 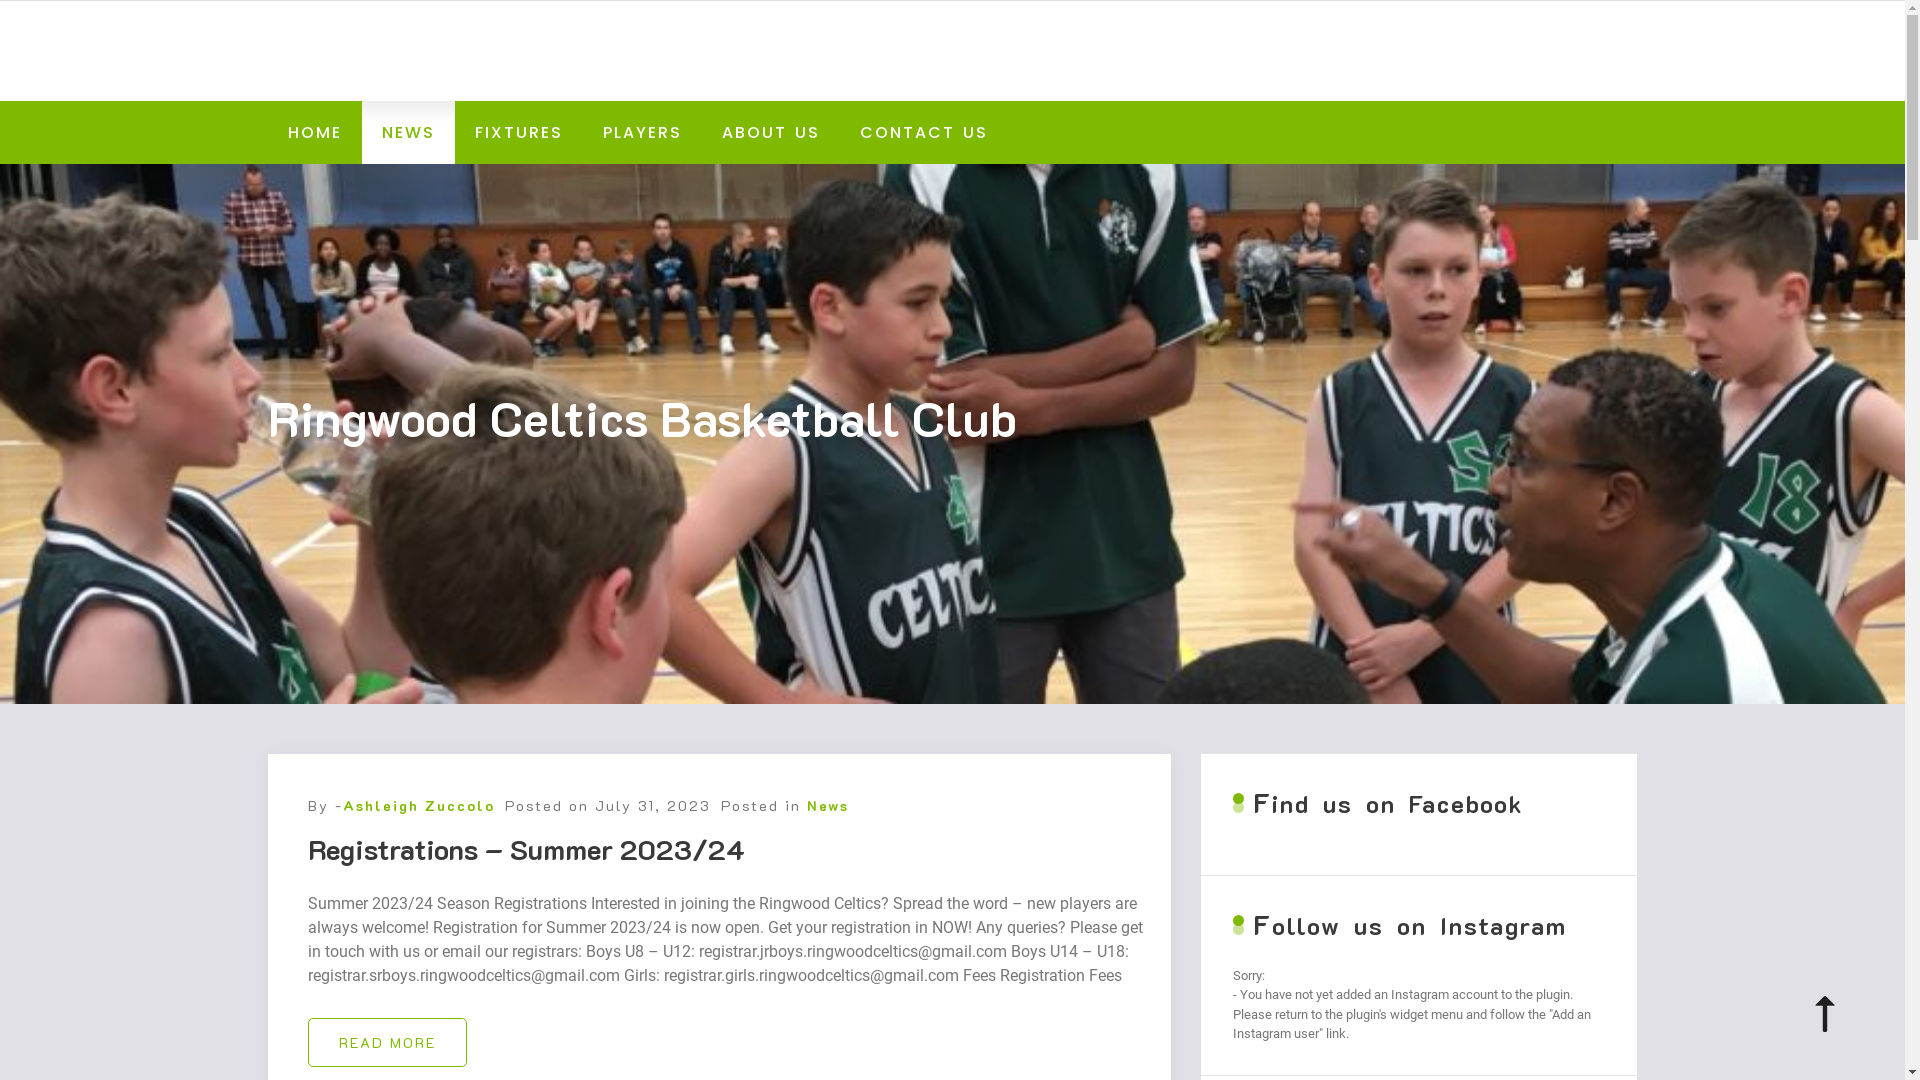 What do you see at coordinates (416, 804) in the screenshot?
I see `'Ashleigh Zuccolo'` at bounding box center [416, 804].